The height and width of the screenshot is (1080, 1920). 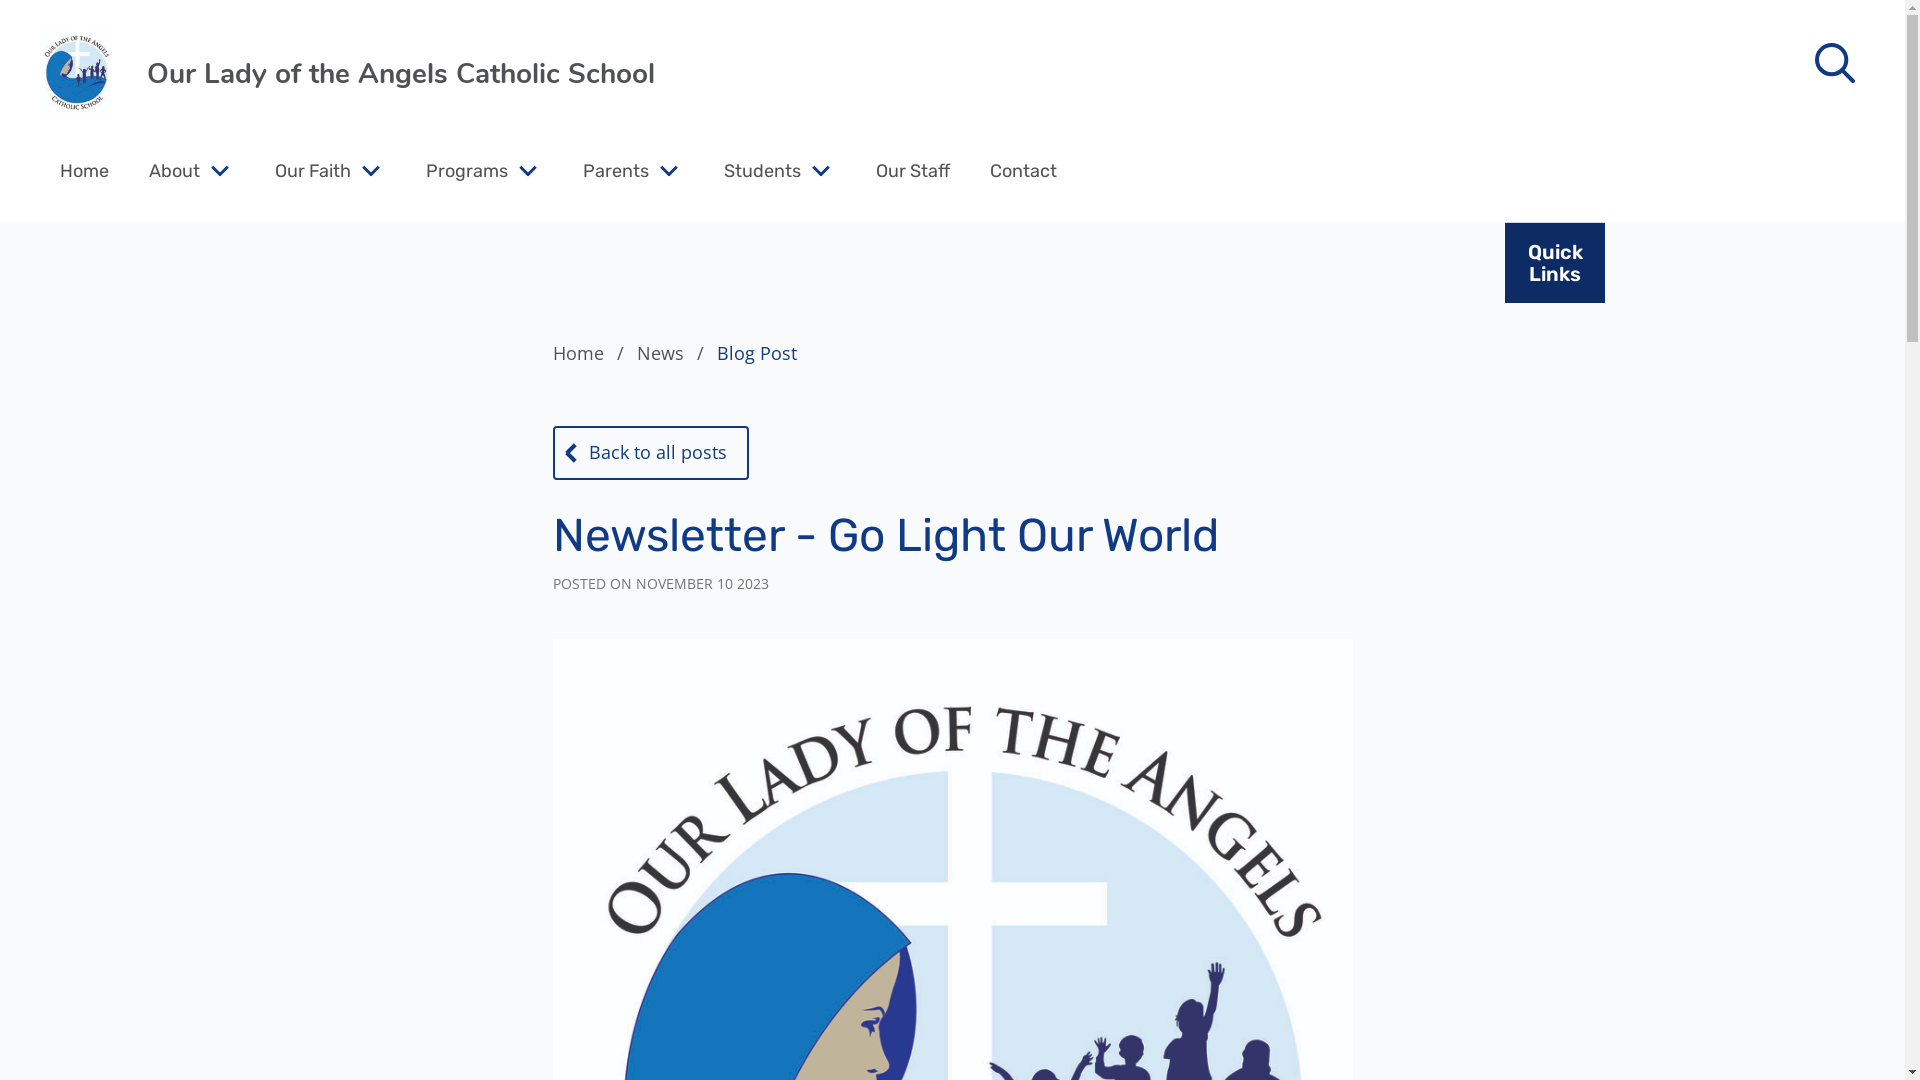 I want to click on 'Programs', so click(x=425, y=169).